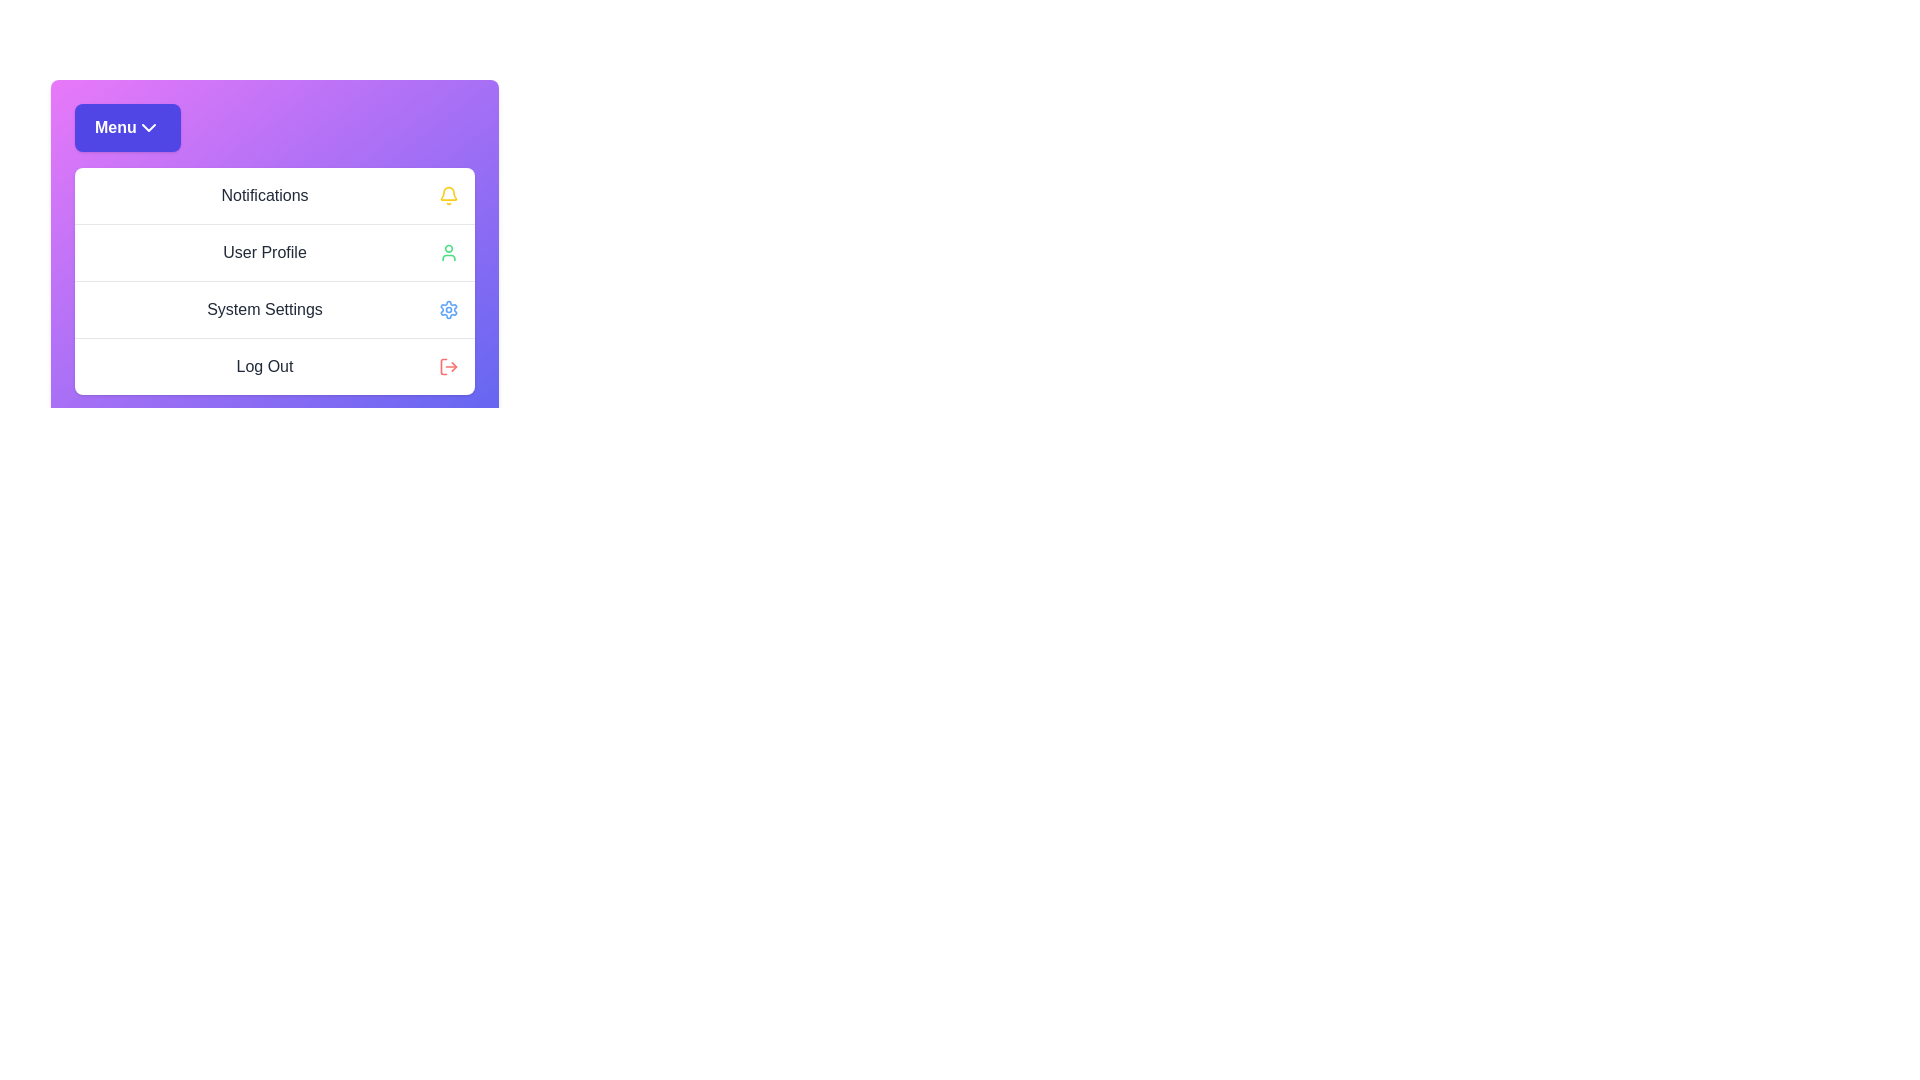 The image size is (1920, 1080). I want to click on the icon corresponding to System Settings in the menu, so click(448, 309).